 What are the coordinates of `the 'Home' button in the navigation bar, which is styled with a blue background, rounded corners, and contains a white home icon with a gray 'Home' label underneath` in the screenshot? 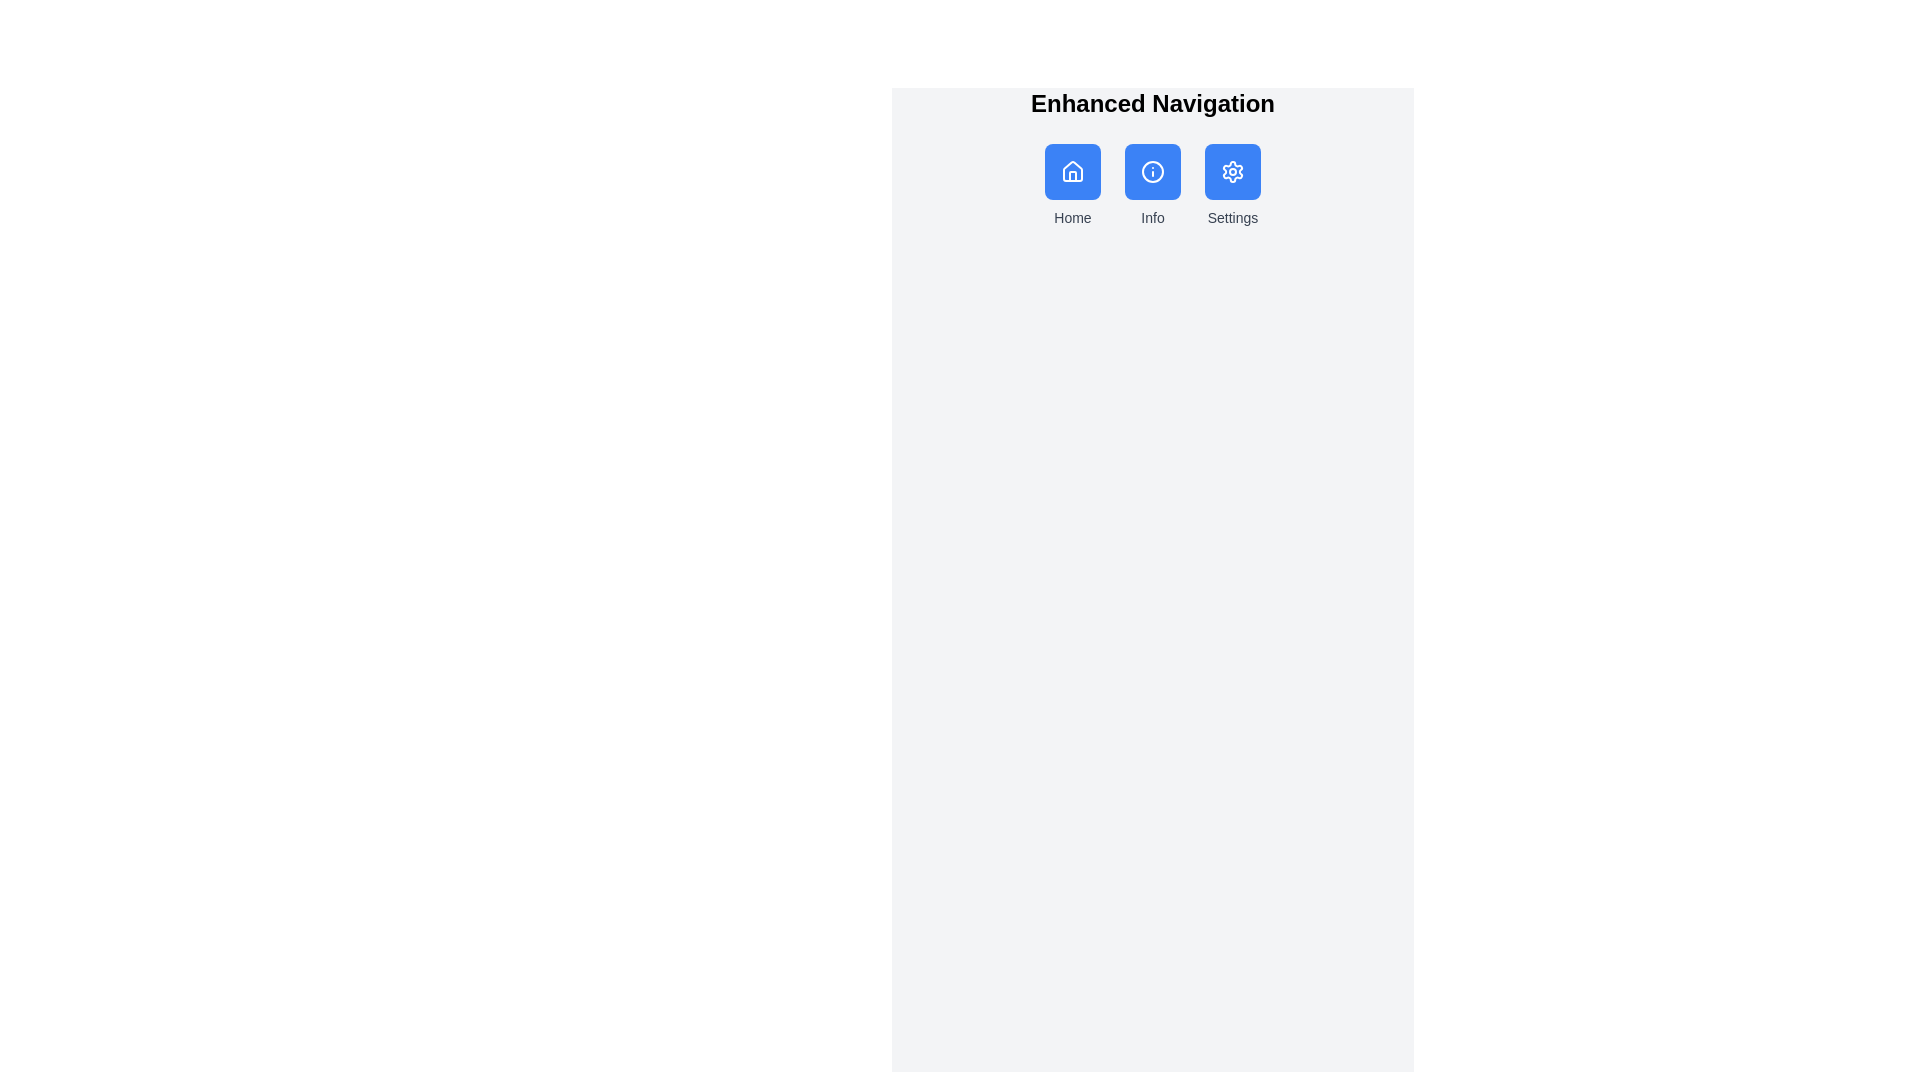 It's located at (1072, 185).